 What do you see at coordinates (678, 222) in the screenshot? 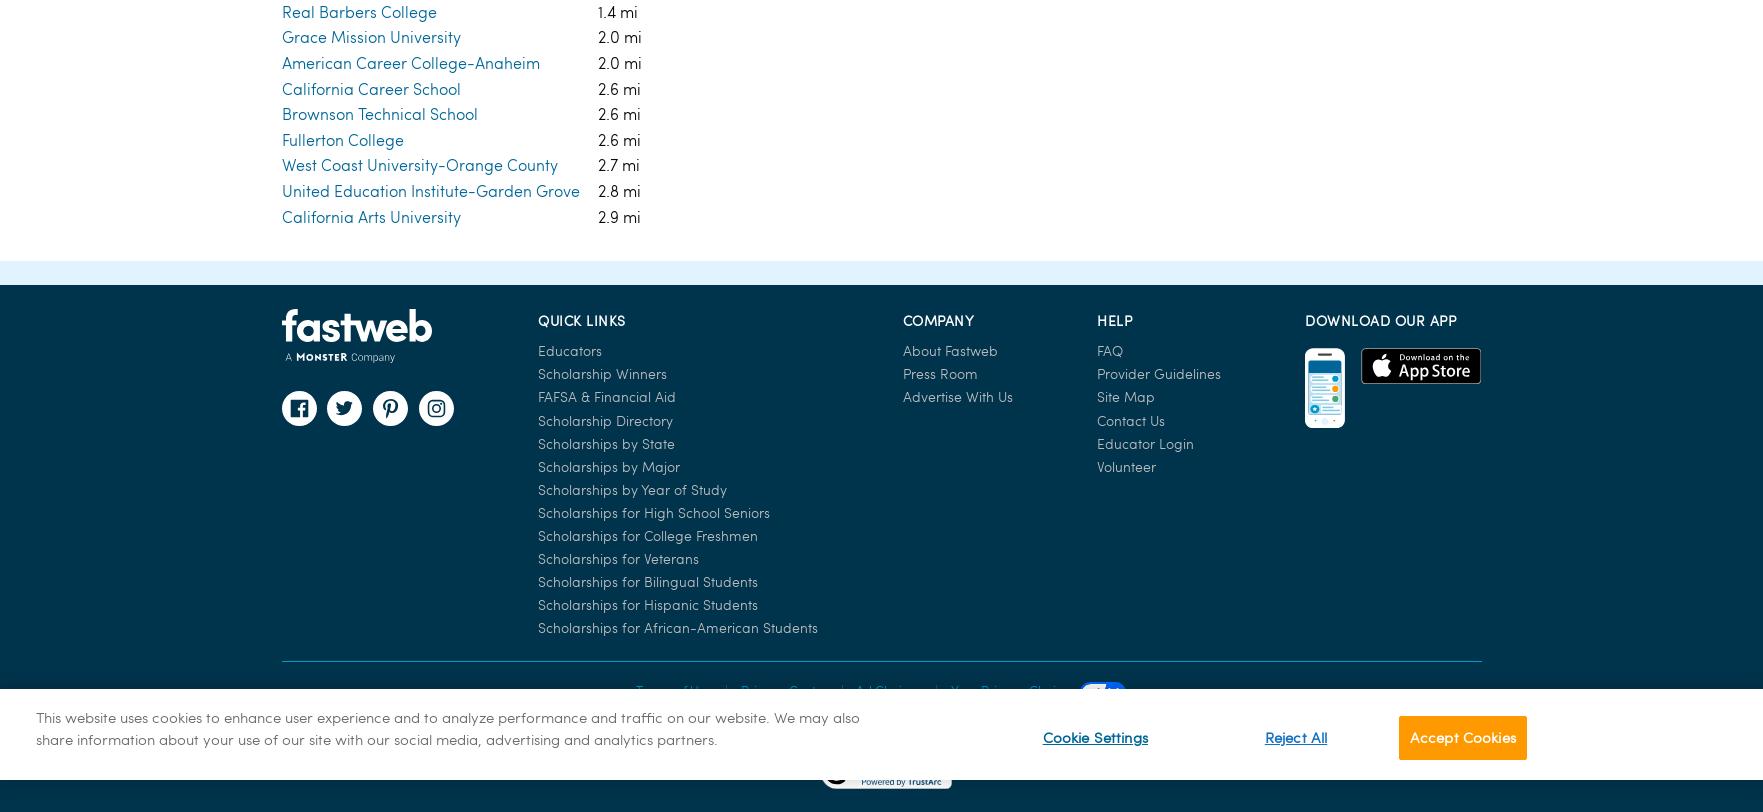
I see `'Scholarships for African-American Students'` at bounding box center [678, 222].